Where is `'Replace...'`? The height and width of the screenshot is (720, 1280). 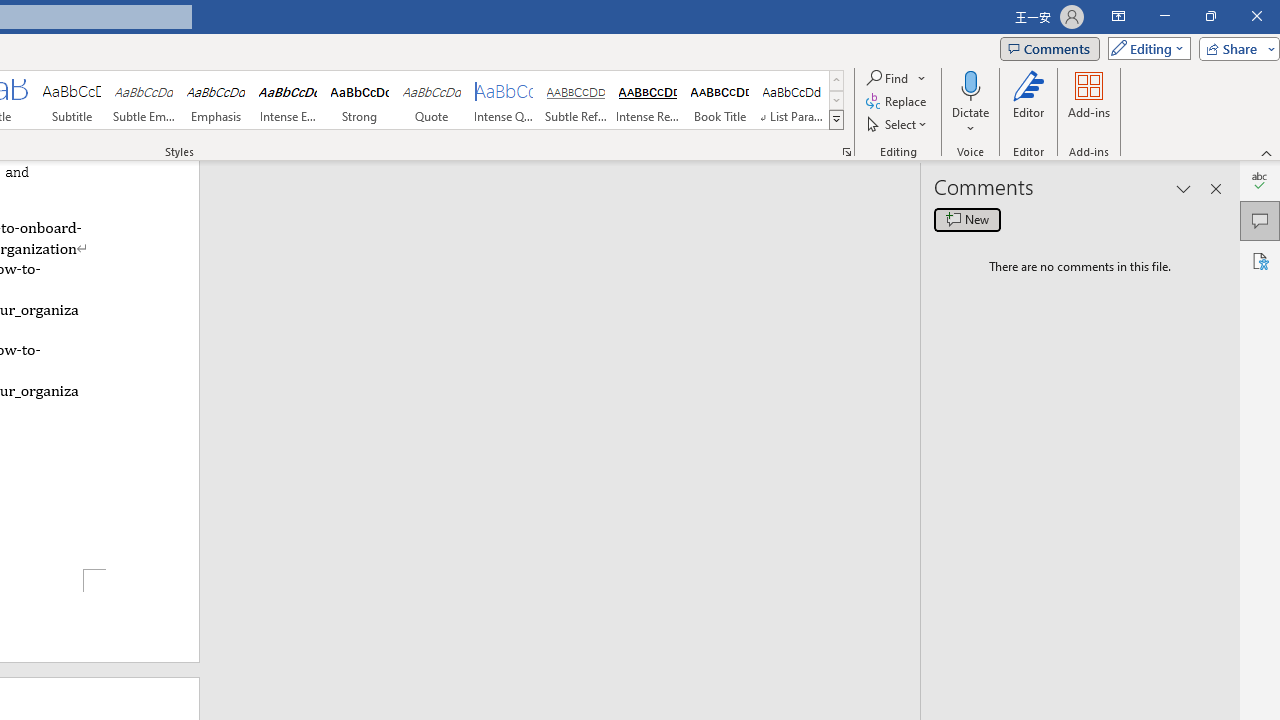 'Replace...' is located at coordinates (896, 101).